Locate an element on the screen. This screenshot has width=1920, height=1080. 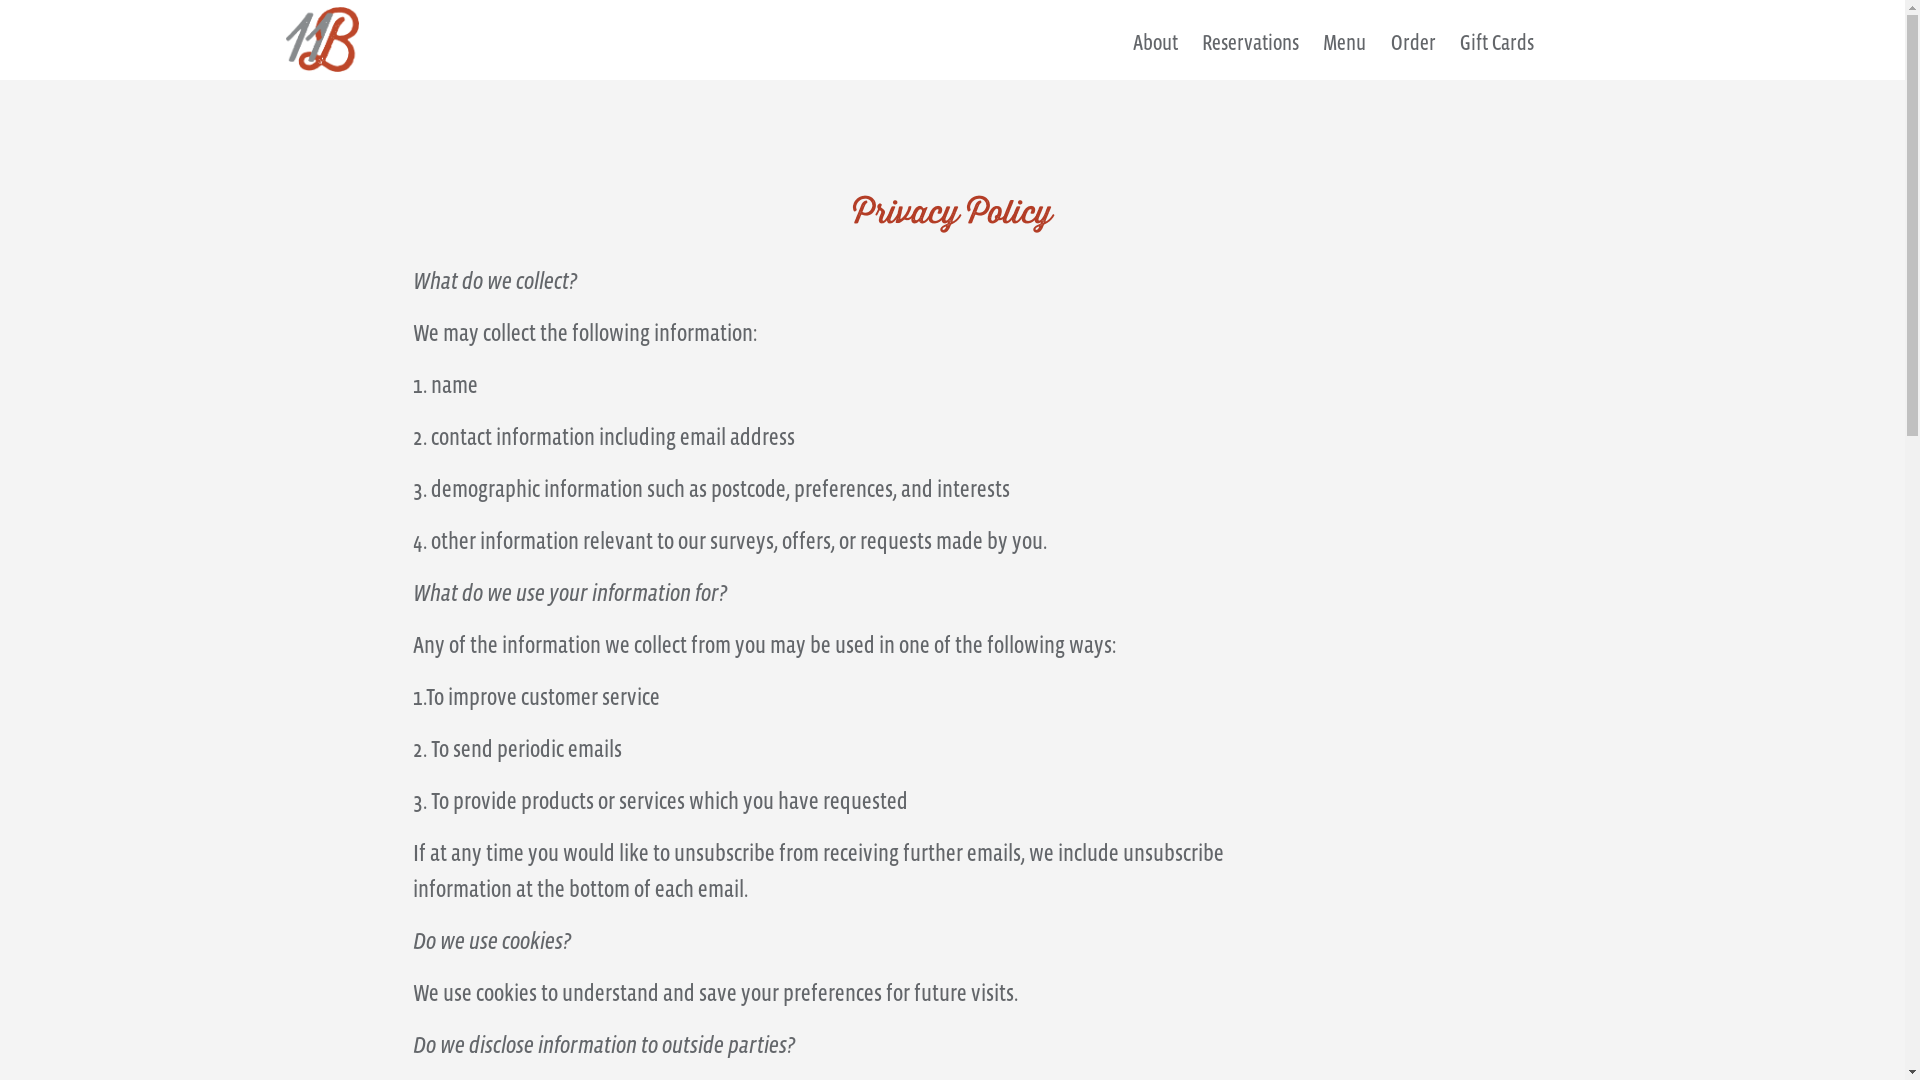
'Reservations' is located at coordinates (1249, 52).